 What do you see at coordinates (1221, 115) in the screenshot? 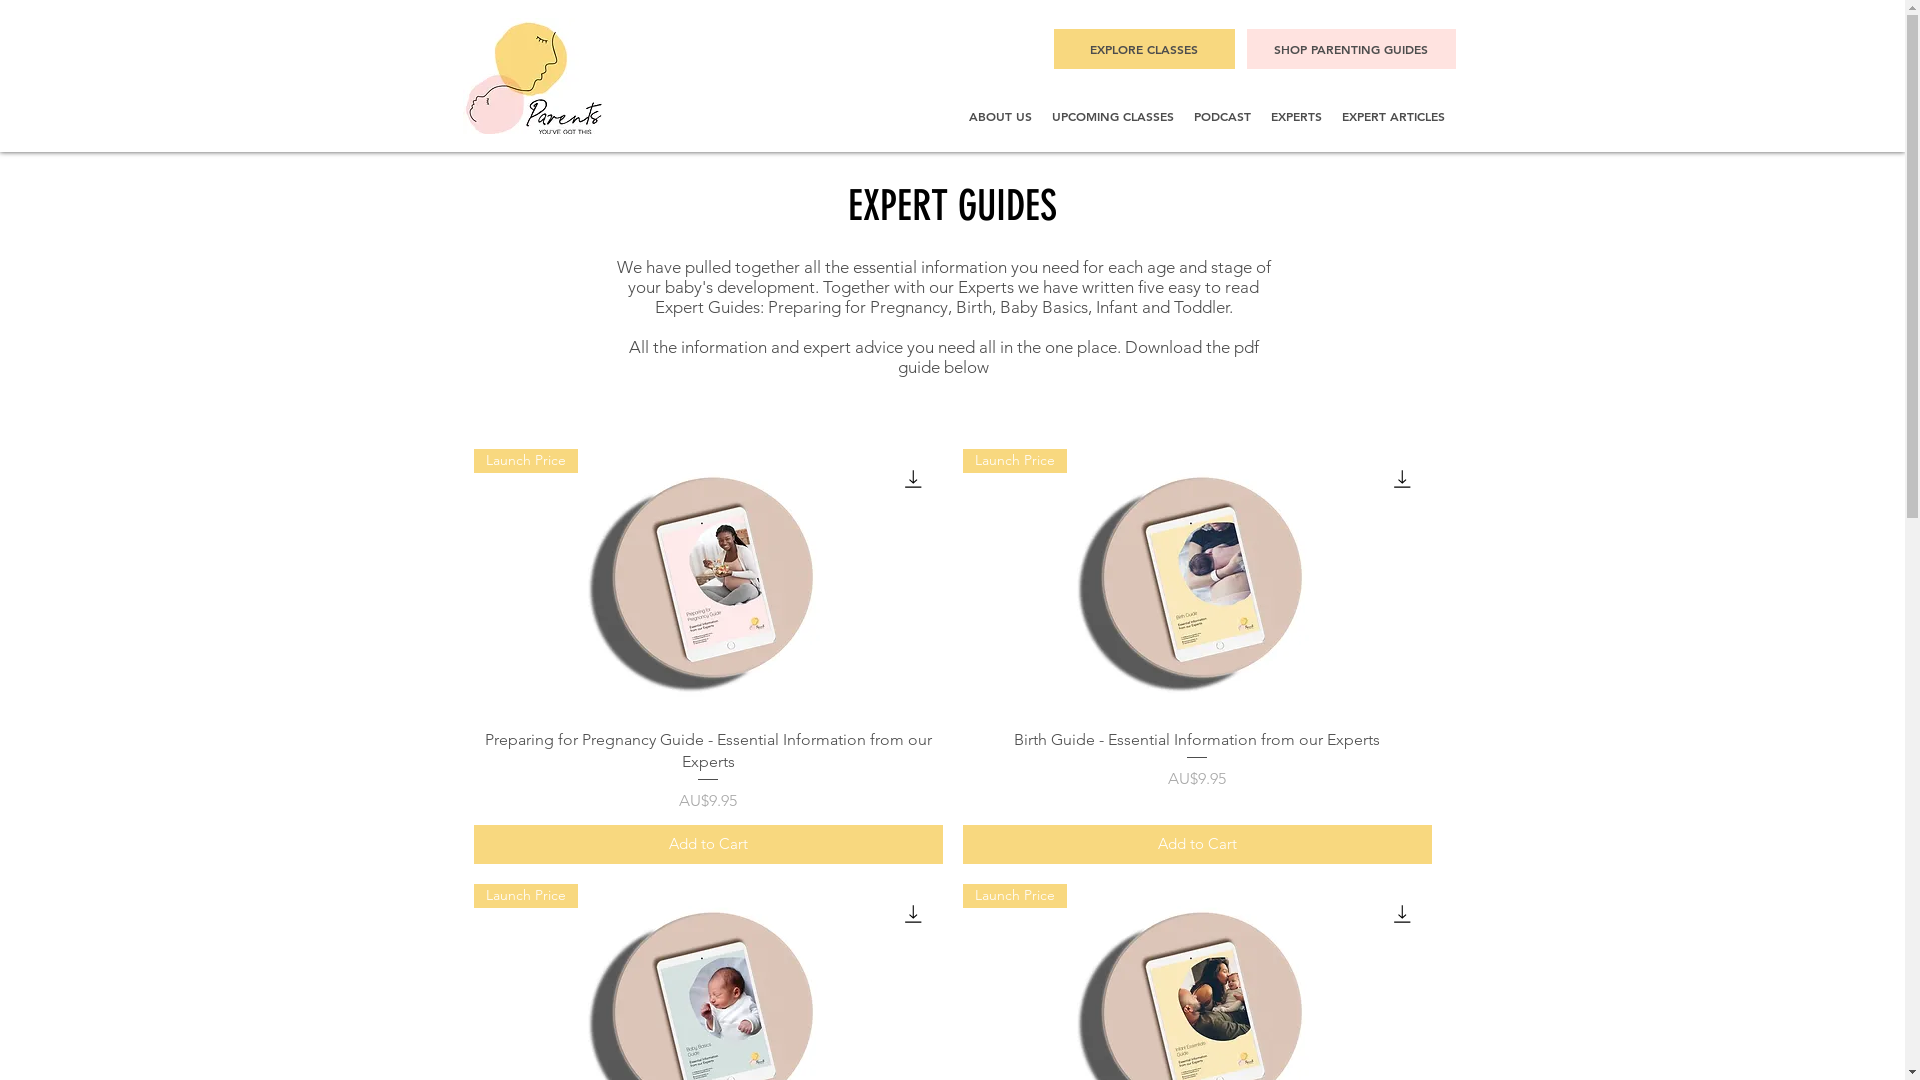
I see `'PODCAST'` at bounding box center [1221, 115].